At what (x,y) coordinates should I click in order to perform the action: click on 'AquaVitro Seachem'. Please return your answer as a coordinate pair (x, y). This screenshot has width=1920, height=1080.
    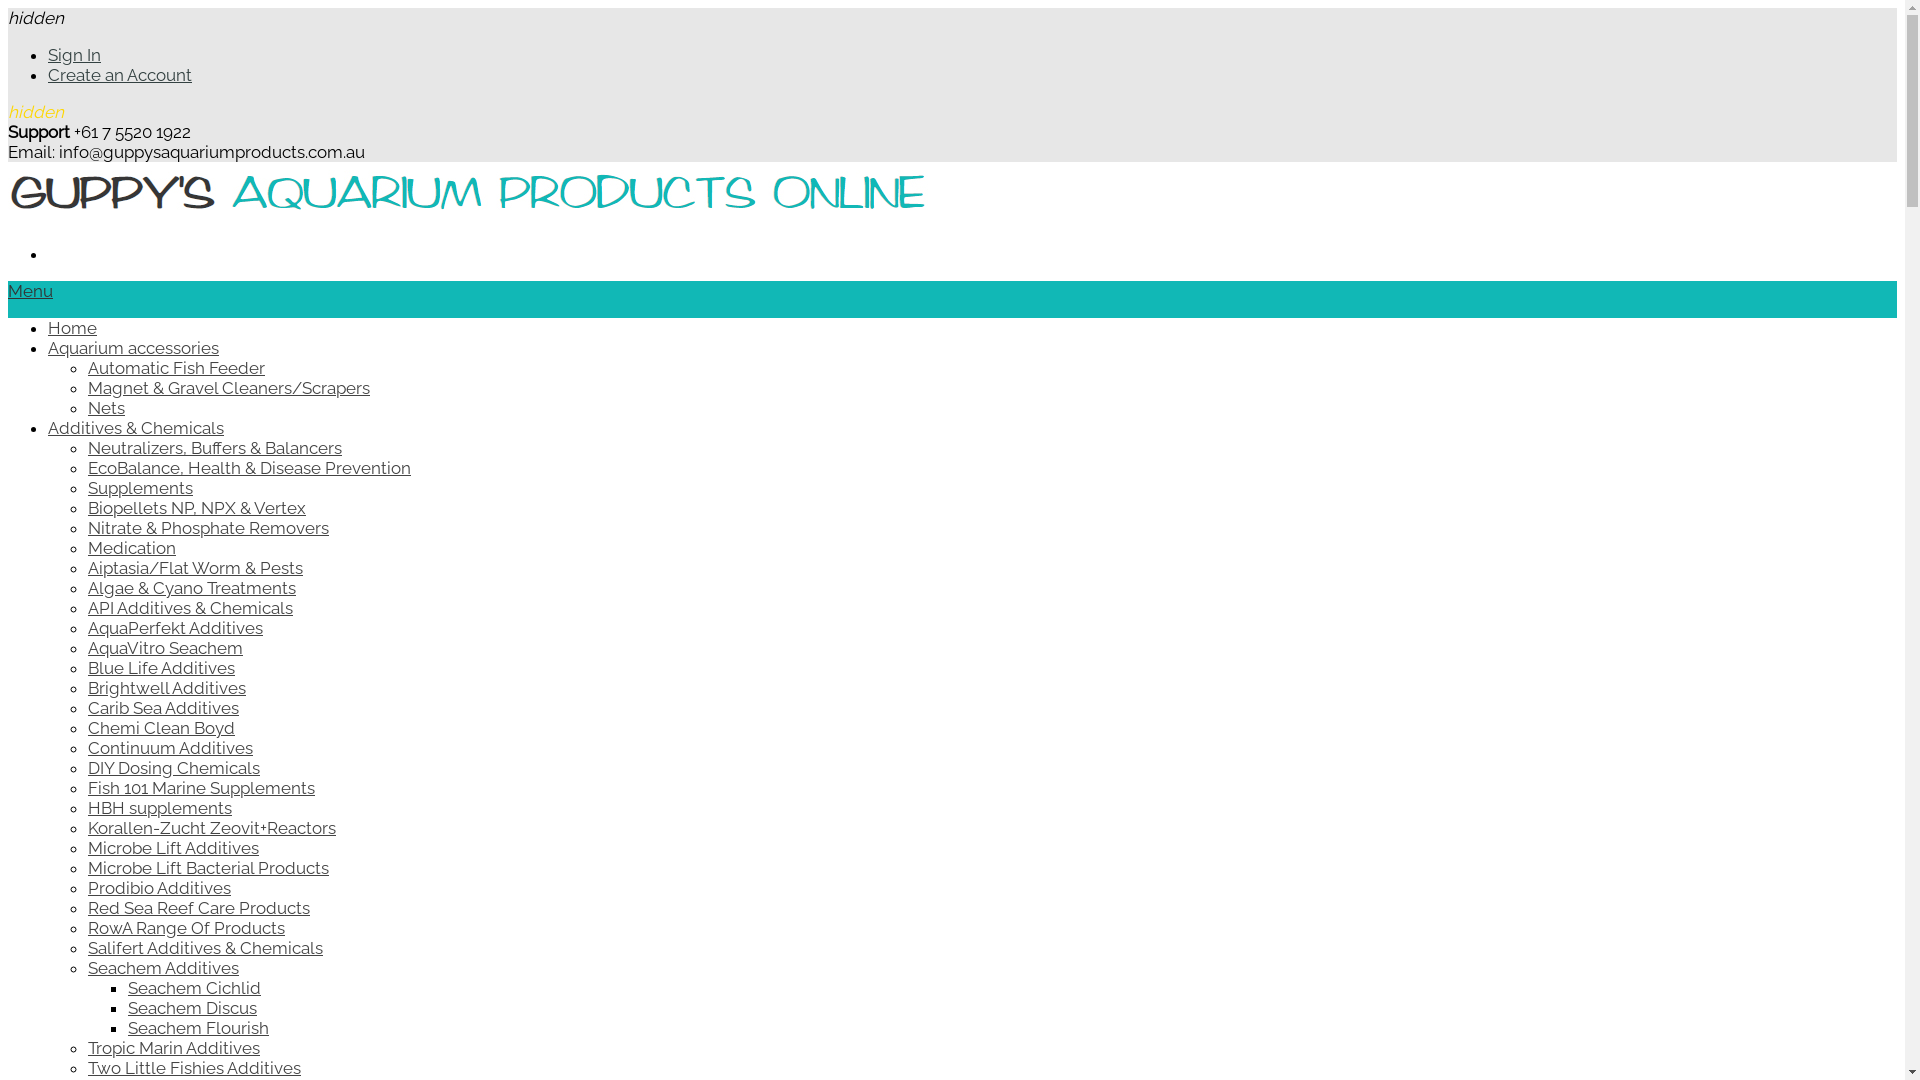
    Looking at the image, I should click on (86, 648).